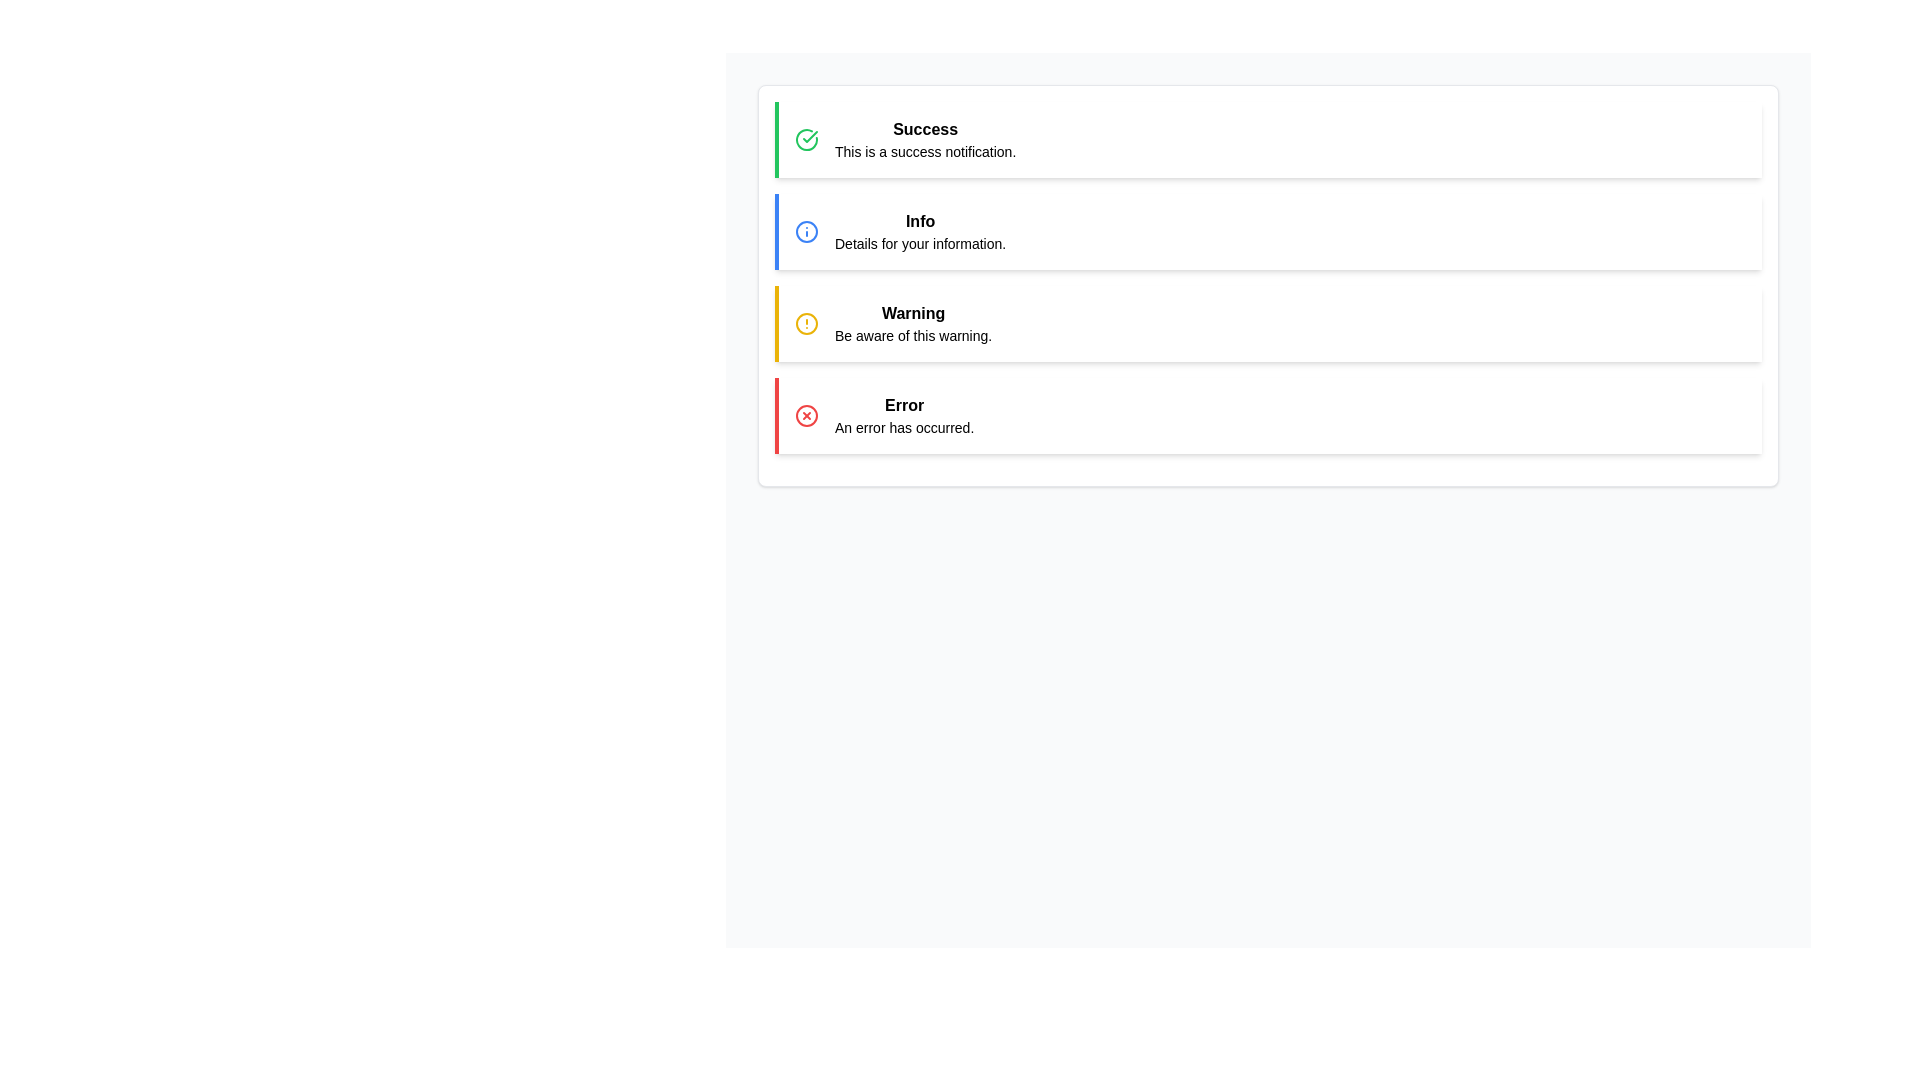  Describe the element at coordinates (902, 427) in the screenshot. I see `the text displaying 'An error has occurred.' located below the bold 'Error' label within a red-bordered box for interaction` at that location.